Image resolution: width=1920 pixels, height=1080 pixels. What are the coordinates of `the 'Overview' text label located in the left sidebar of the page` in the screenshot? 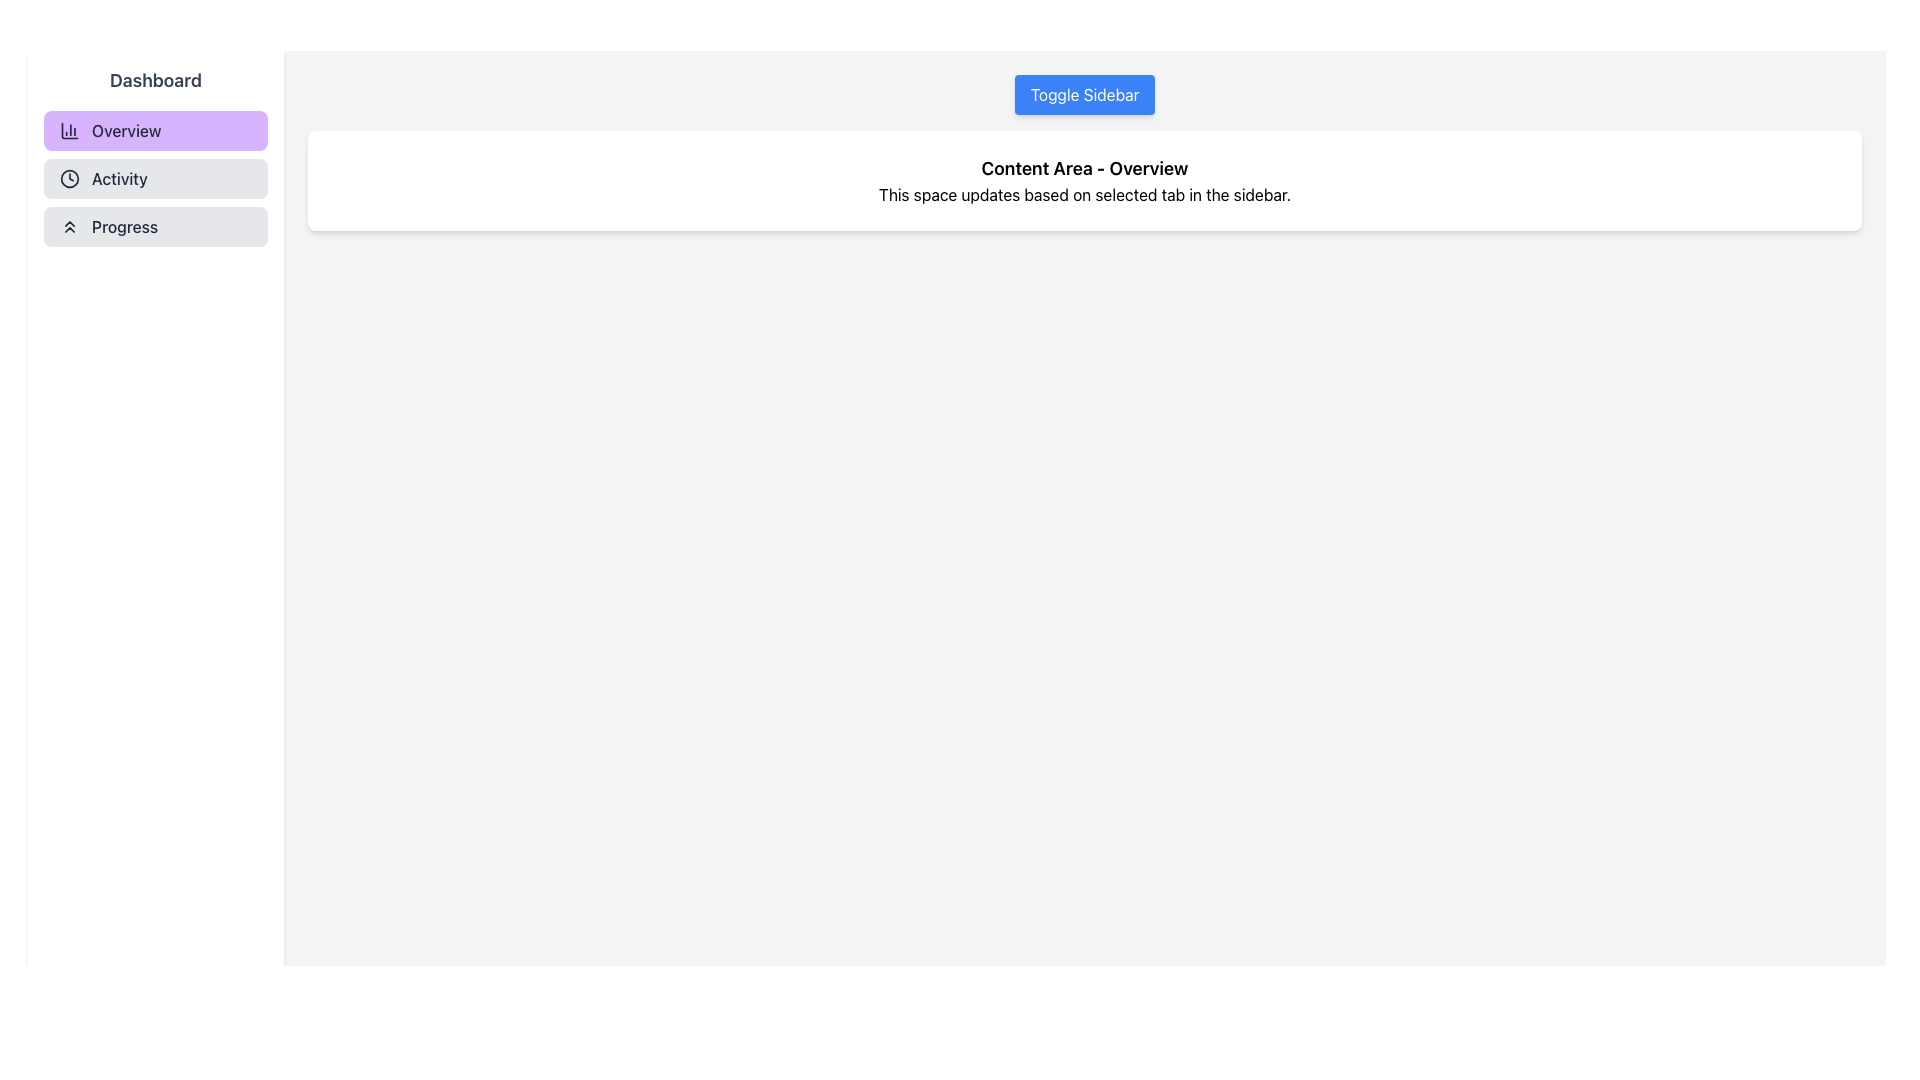 It's located at (125, 131).